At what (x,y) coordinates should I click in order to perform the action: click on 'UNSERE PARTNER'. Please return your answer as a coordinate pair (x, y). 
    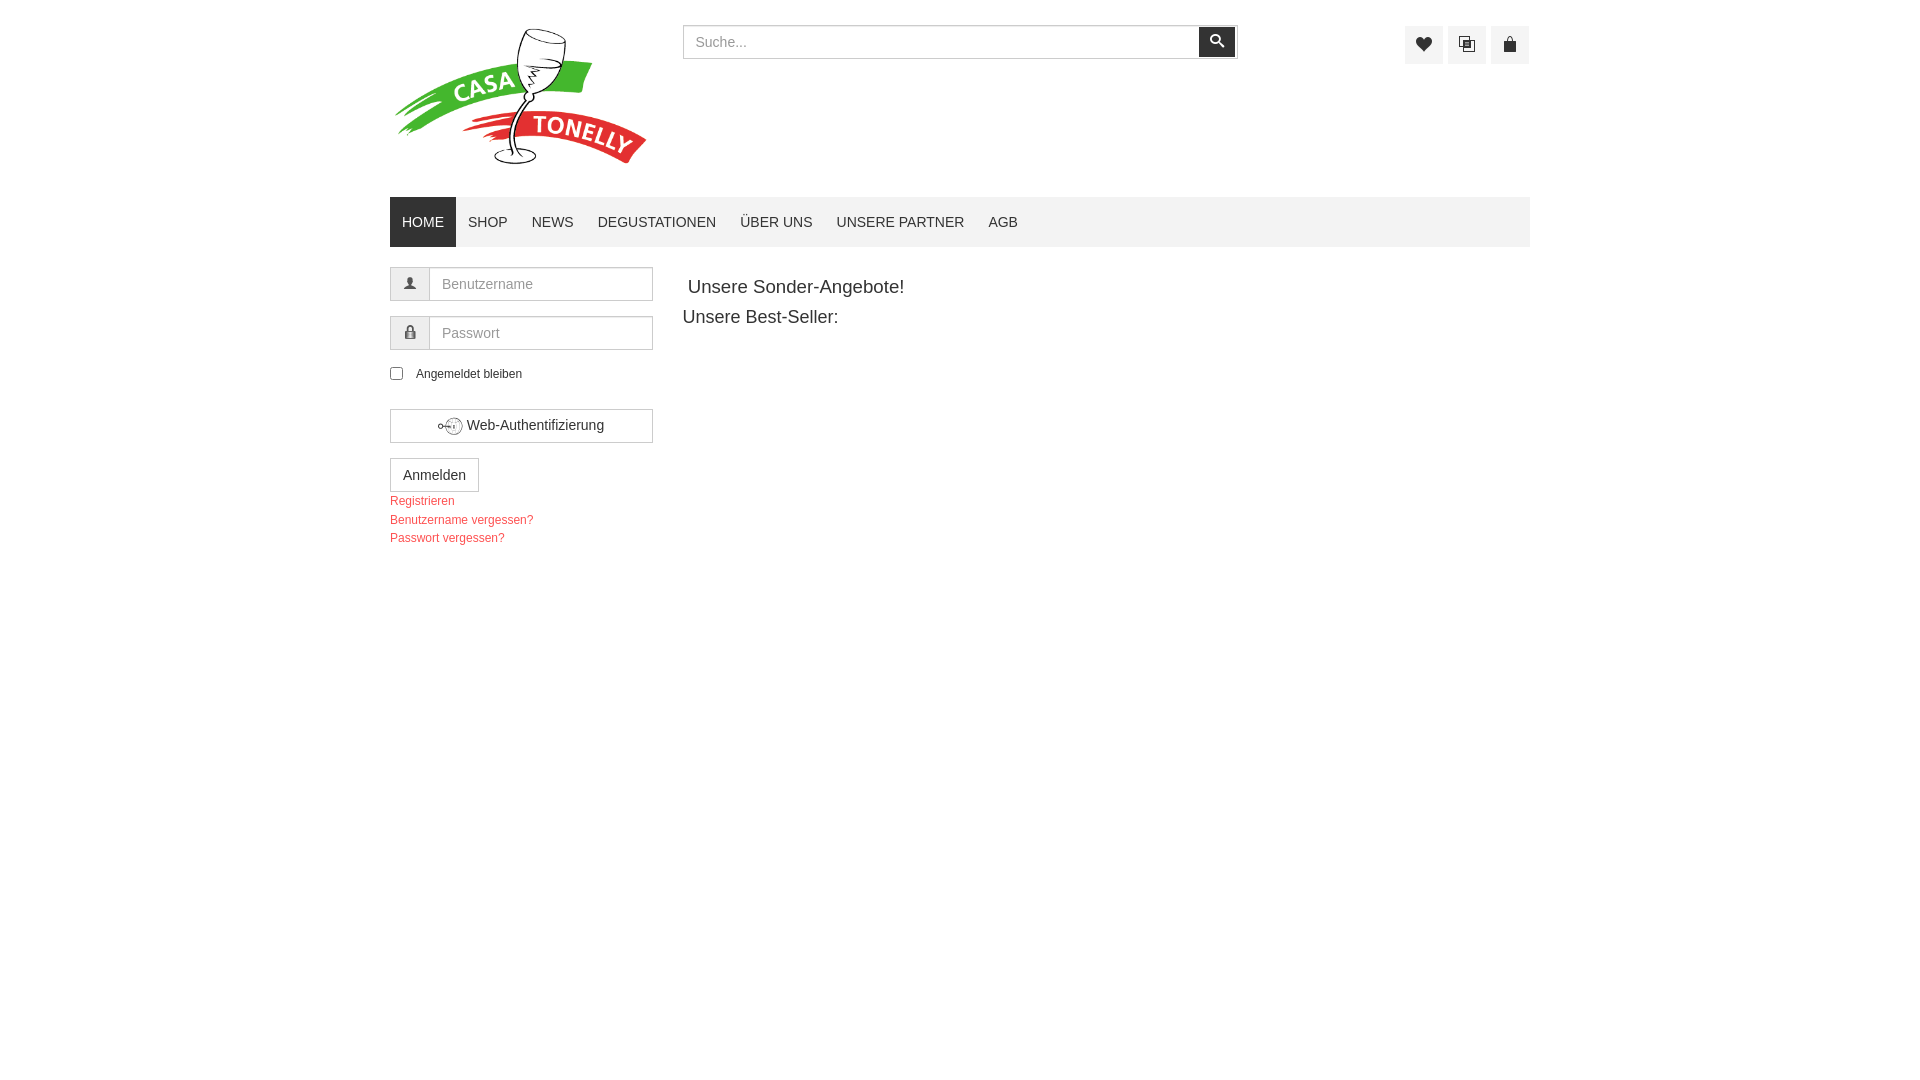
    Looking at the image, I should click on (900, 222).